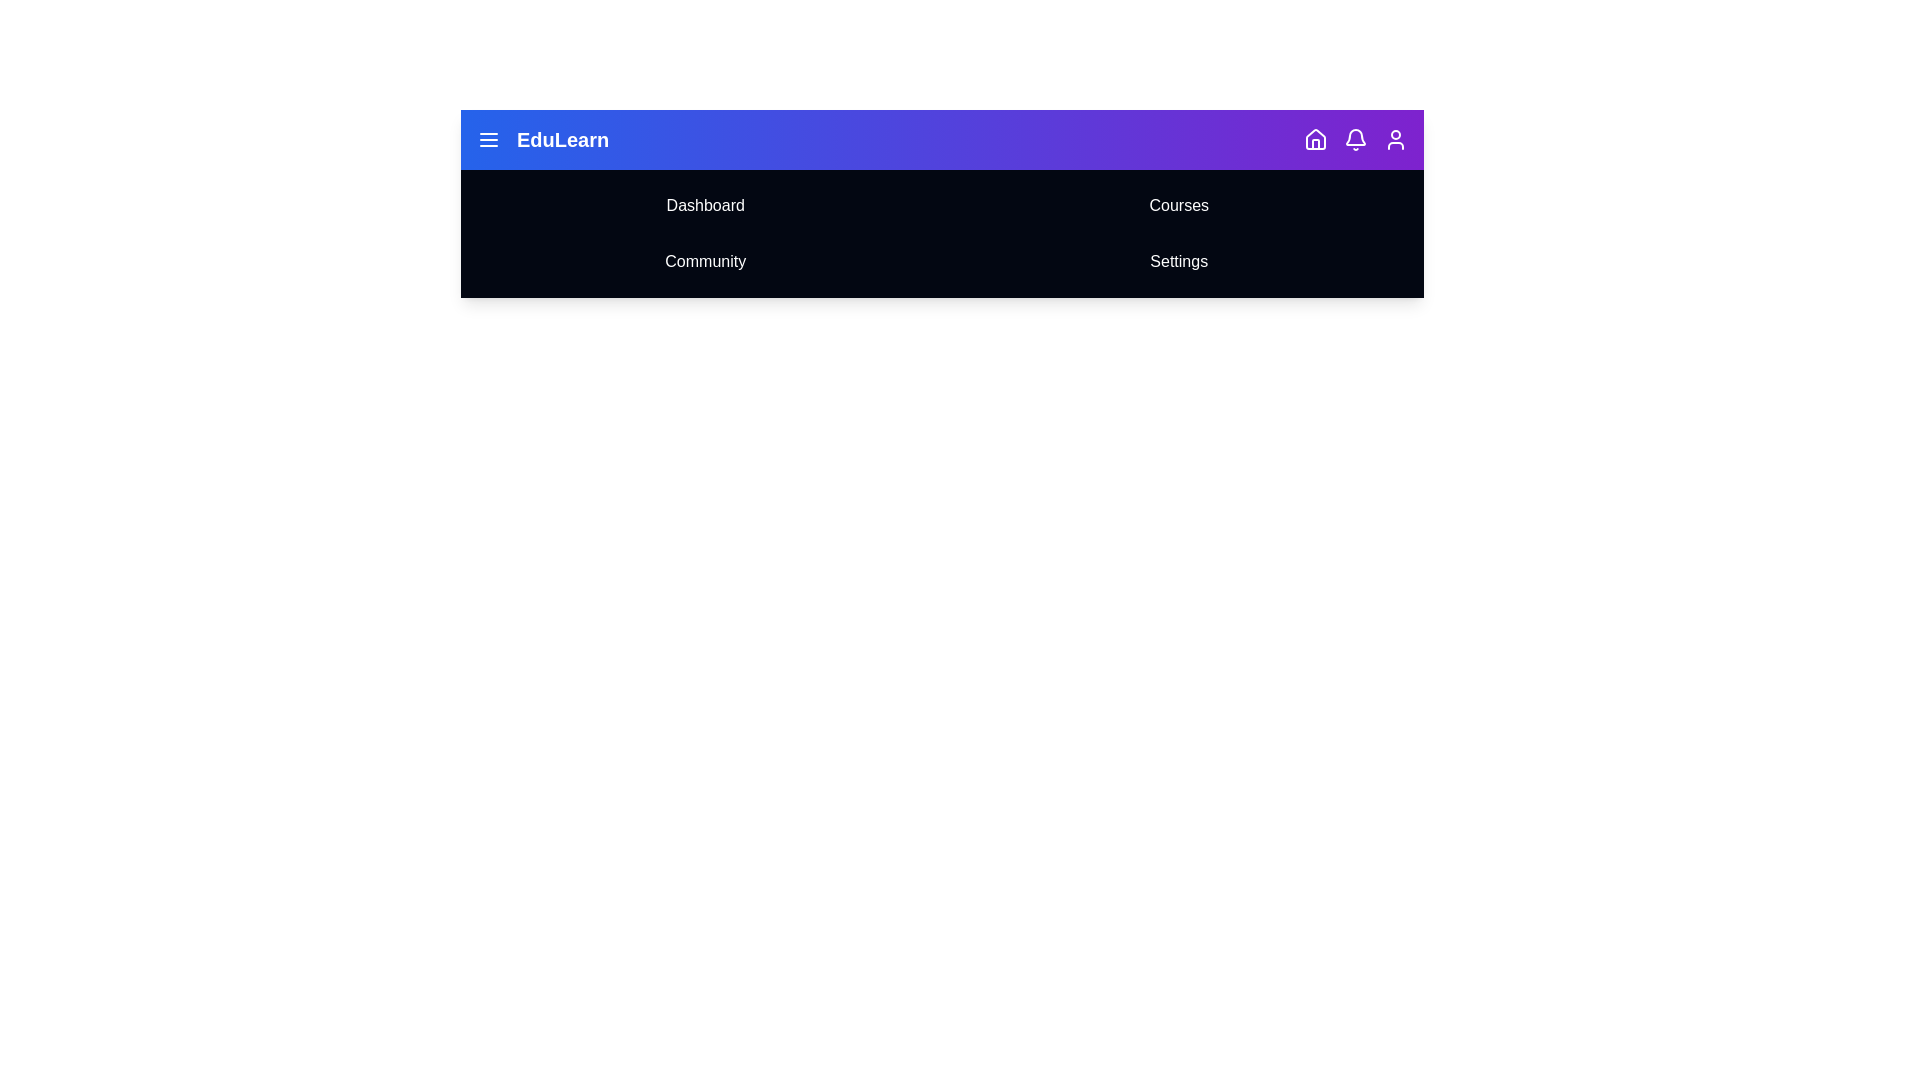 The image size is (1920, 1080). Describe the element at coordinates (1179, 261) in the screenshot. I see `the Settings navigation icon to navigate to the respective section` at that location.